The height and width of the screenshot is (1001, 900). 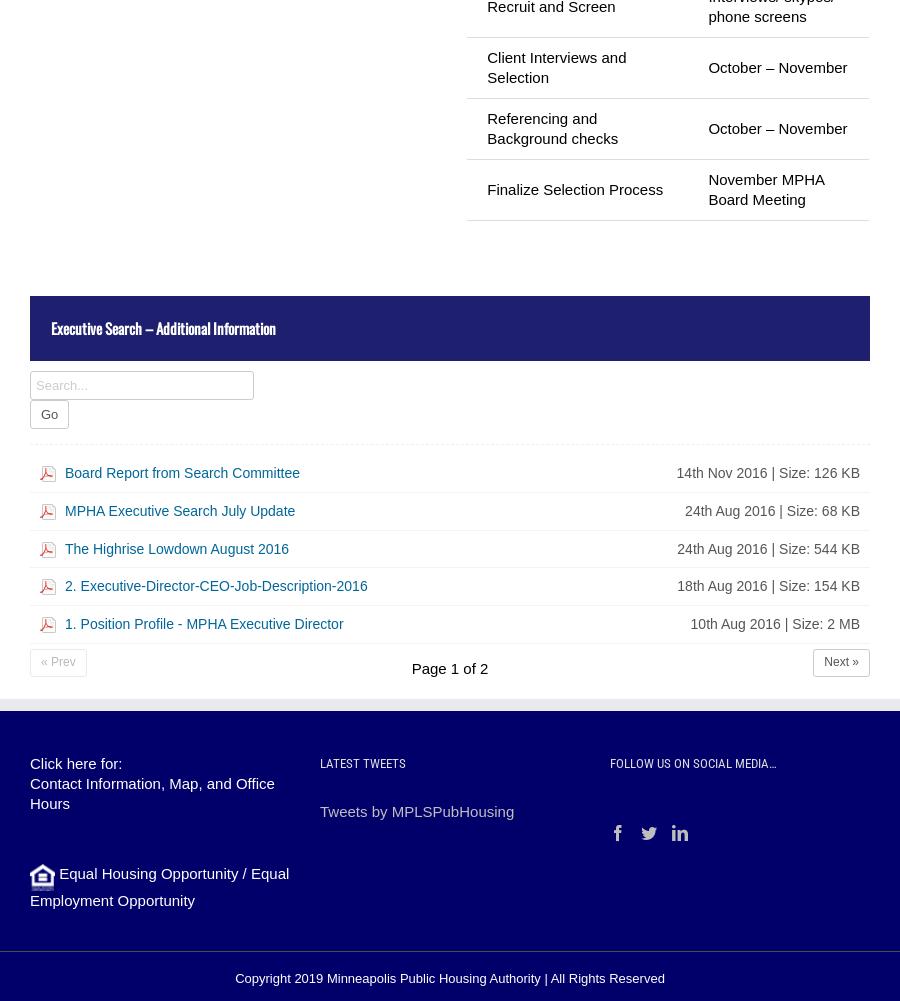 What do you see at coordinates (468, 667) in the screenshot?
I see `'of'` at bounding box center [468, 667].